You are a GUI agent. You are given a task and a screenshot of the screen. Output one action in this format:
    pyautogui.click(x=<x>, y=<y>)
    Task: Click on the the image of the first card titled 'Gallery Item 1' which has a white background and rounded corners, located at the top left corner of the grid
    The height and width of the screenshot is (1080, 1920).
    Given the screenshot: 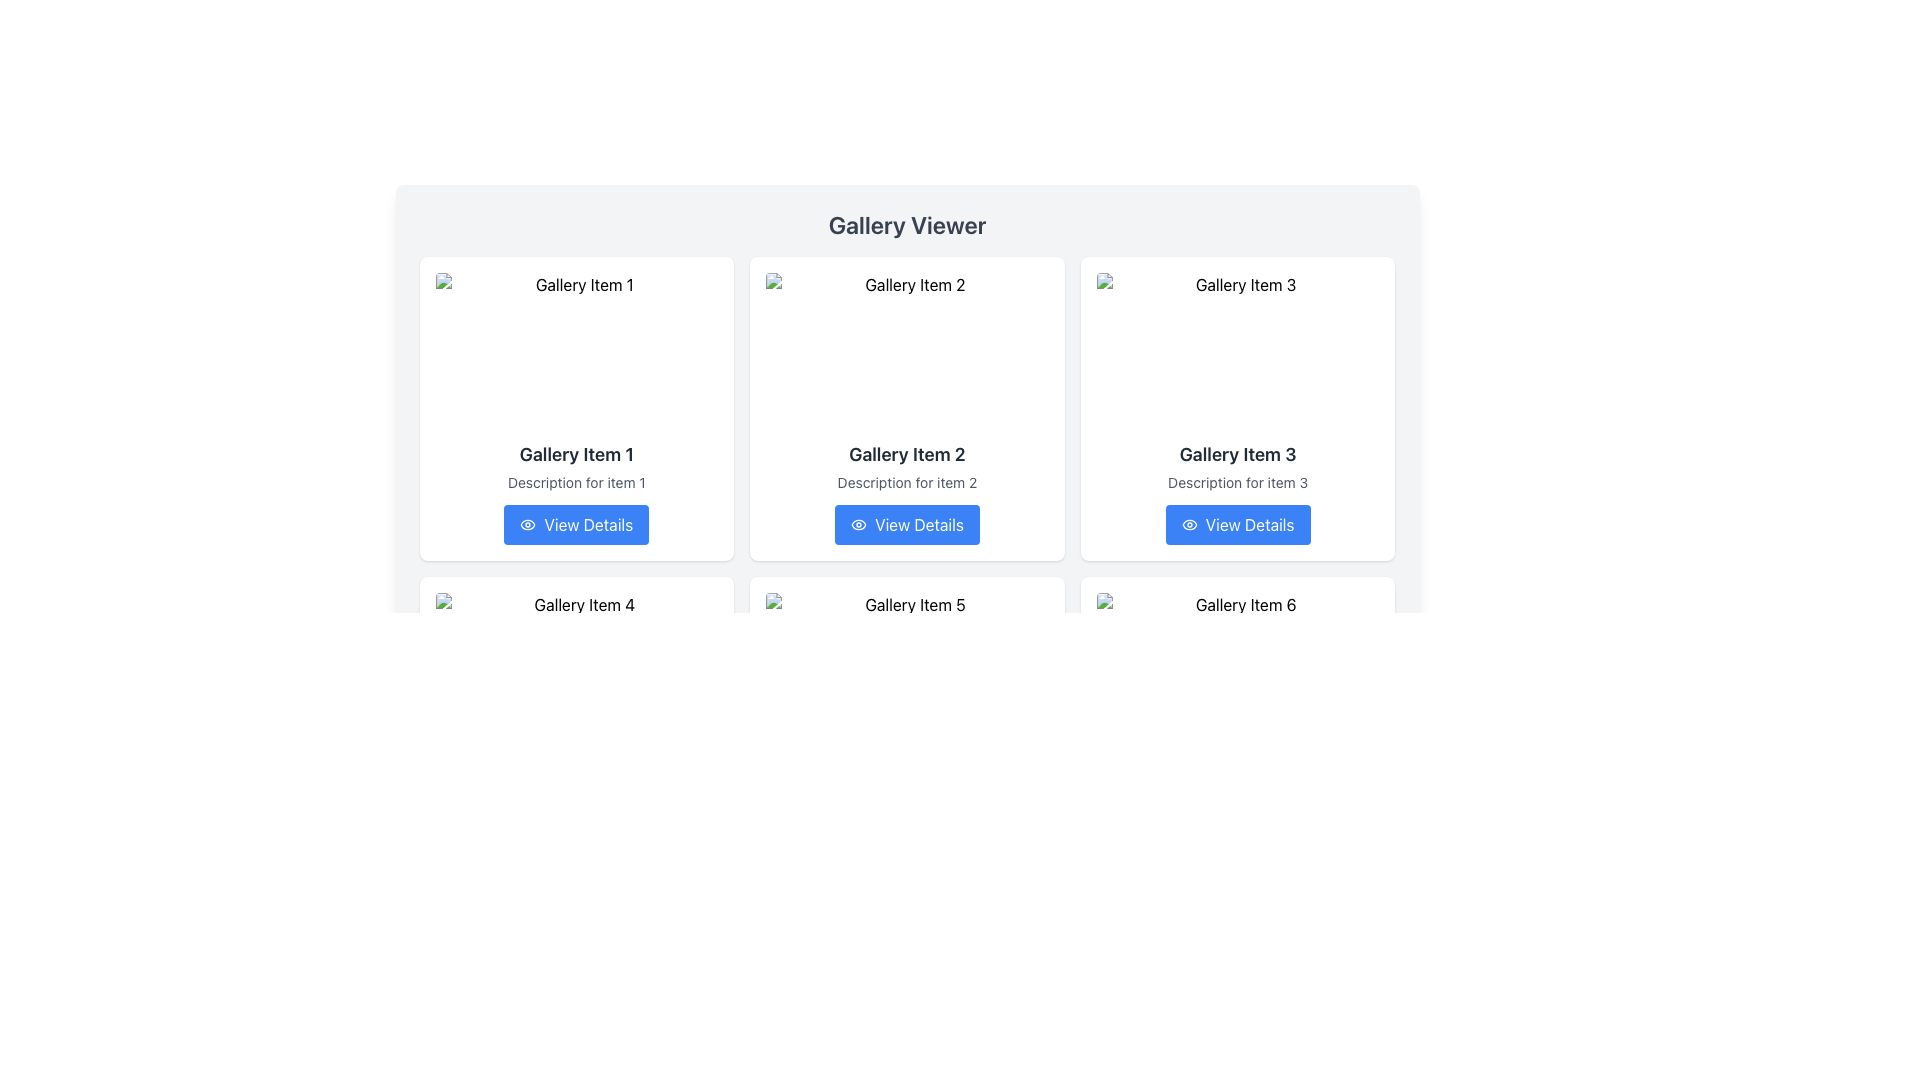 What is the action you would take?
    pyautogui.click(x=575, y=407)
    